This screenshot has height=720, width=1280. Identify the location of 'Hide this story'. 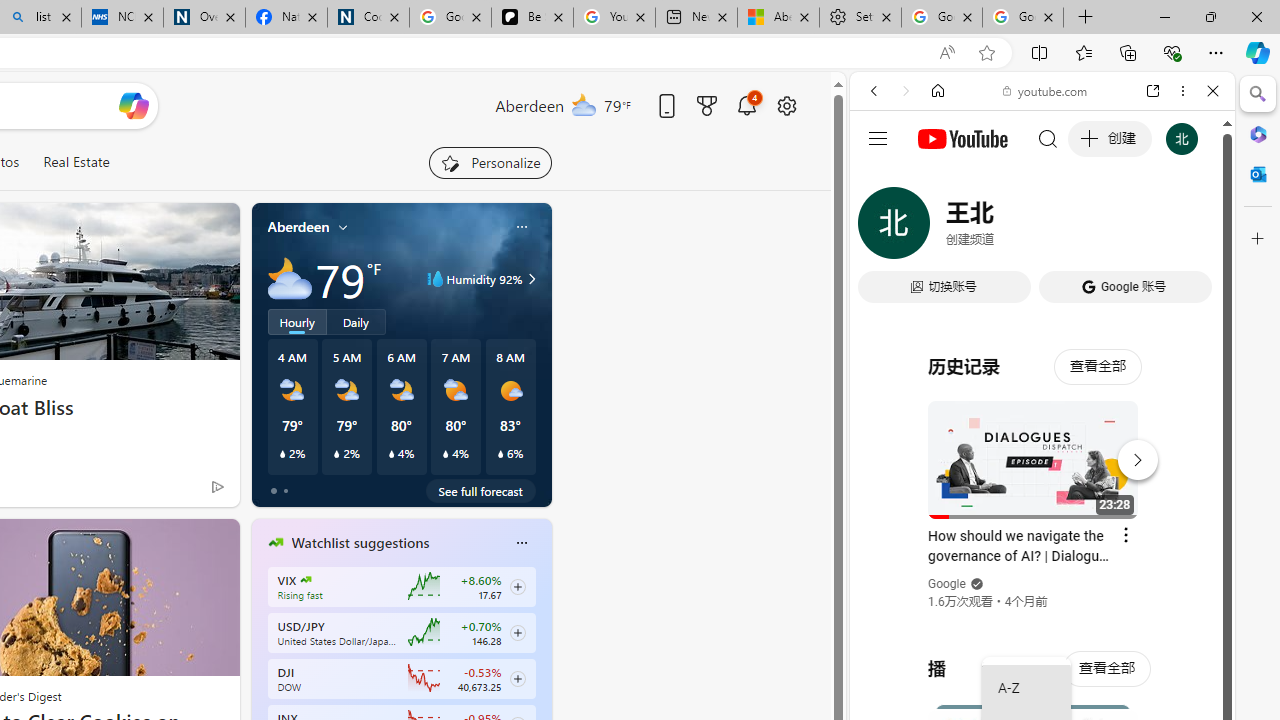
(179, 542).